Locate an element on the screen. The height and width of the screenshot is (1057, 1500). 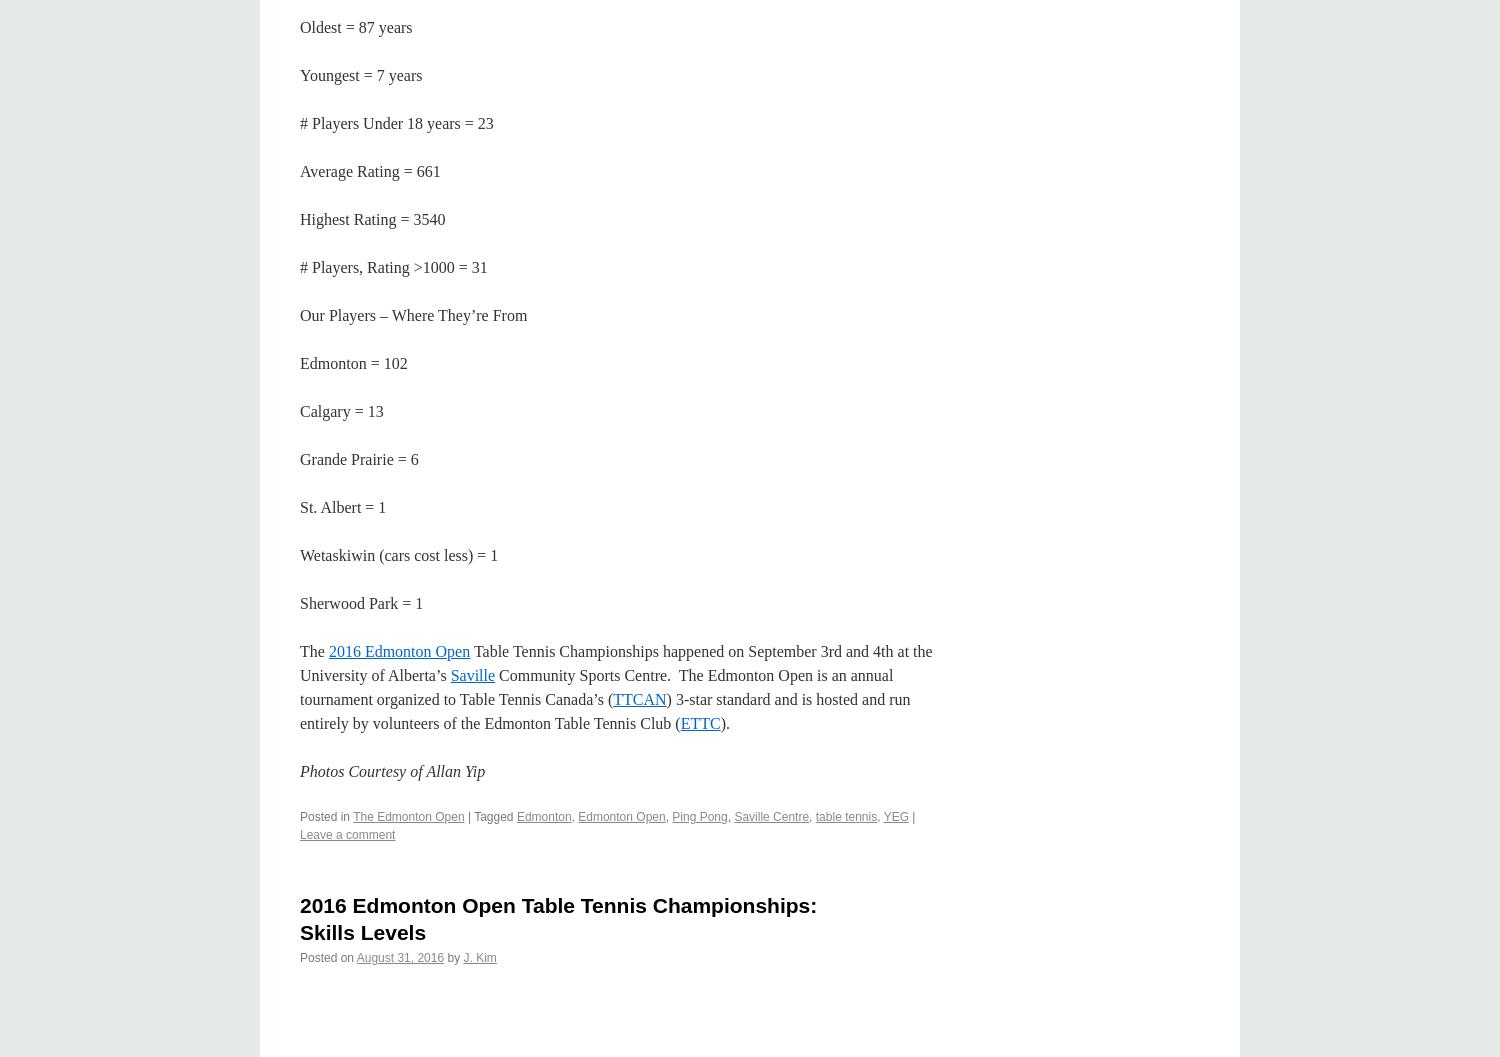
'Grande Prairie = 6' is located at coordinates (357, 458).